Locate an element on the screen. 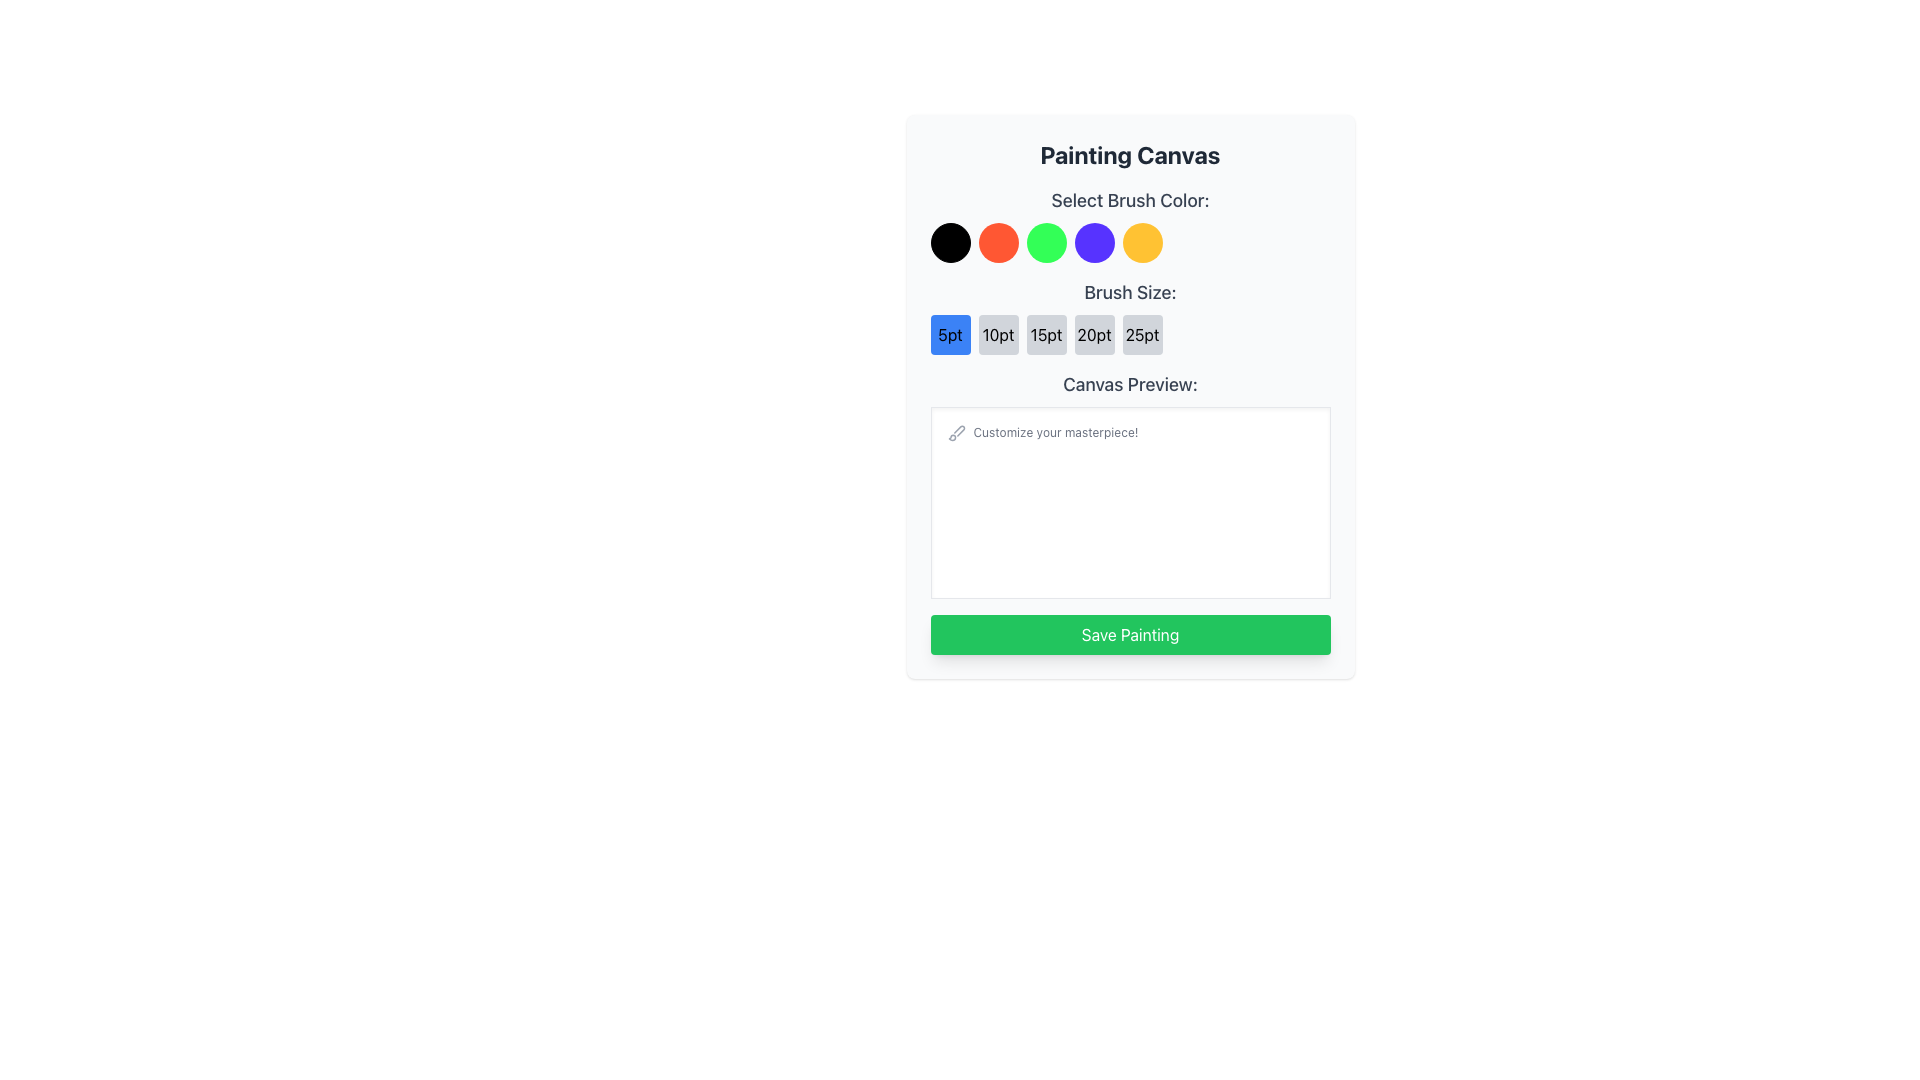 The height and width of the screenshot is (1080, 1920). the button that sets the brush size to 25 points, located on the rightmost side of a group of buttons beneath the 'Brush Size:' label in the 'Painting Canvas' panel is located at coordinates (1142, 334).